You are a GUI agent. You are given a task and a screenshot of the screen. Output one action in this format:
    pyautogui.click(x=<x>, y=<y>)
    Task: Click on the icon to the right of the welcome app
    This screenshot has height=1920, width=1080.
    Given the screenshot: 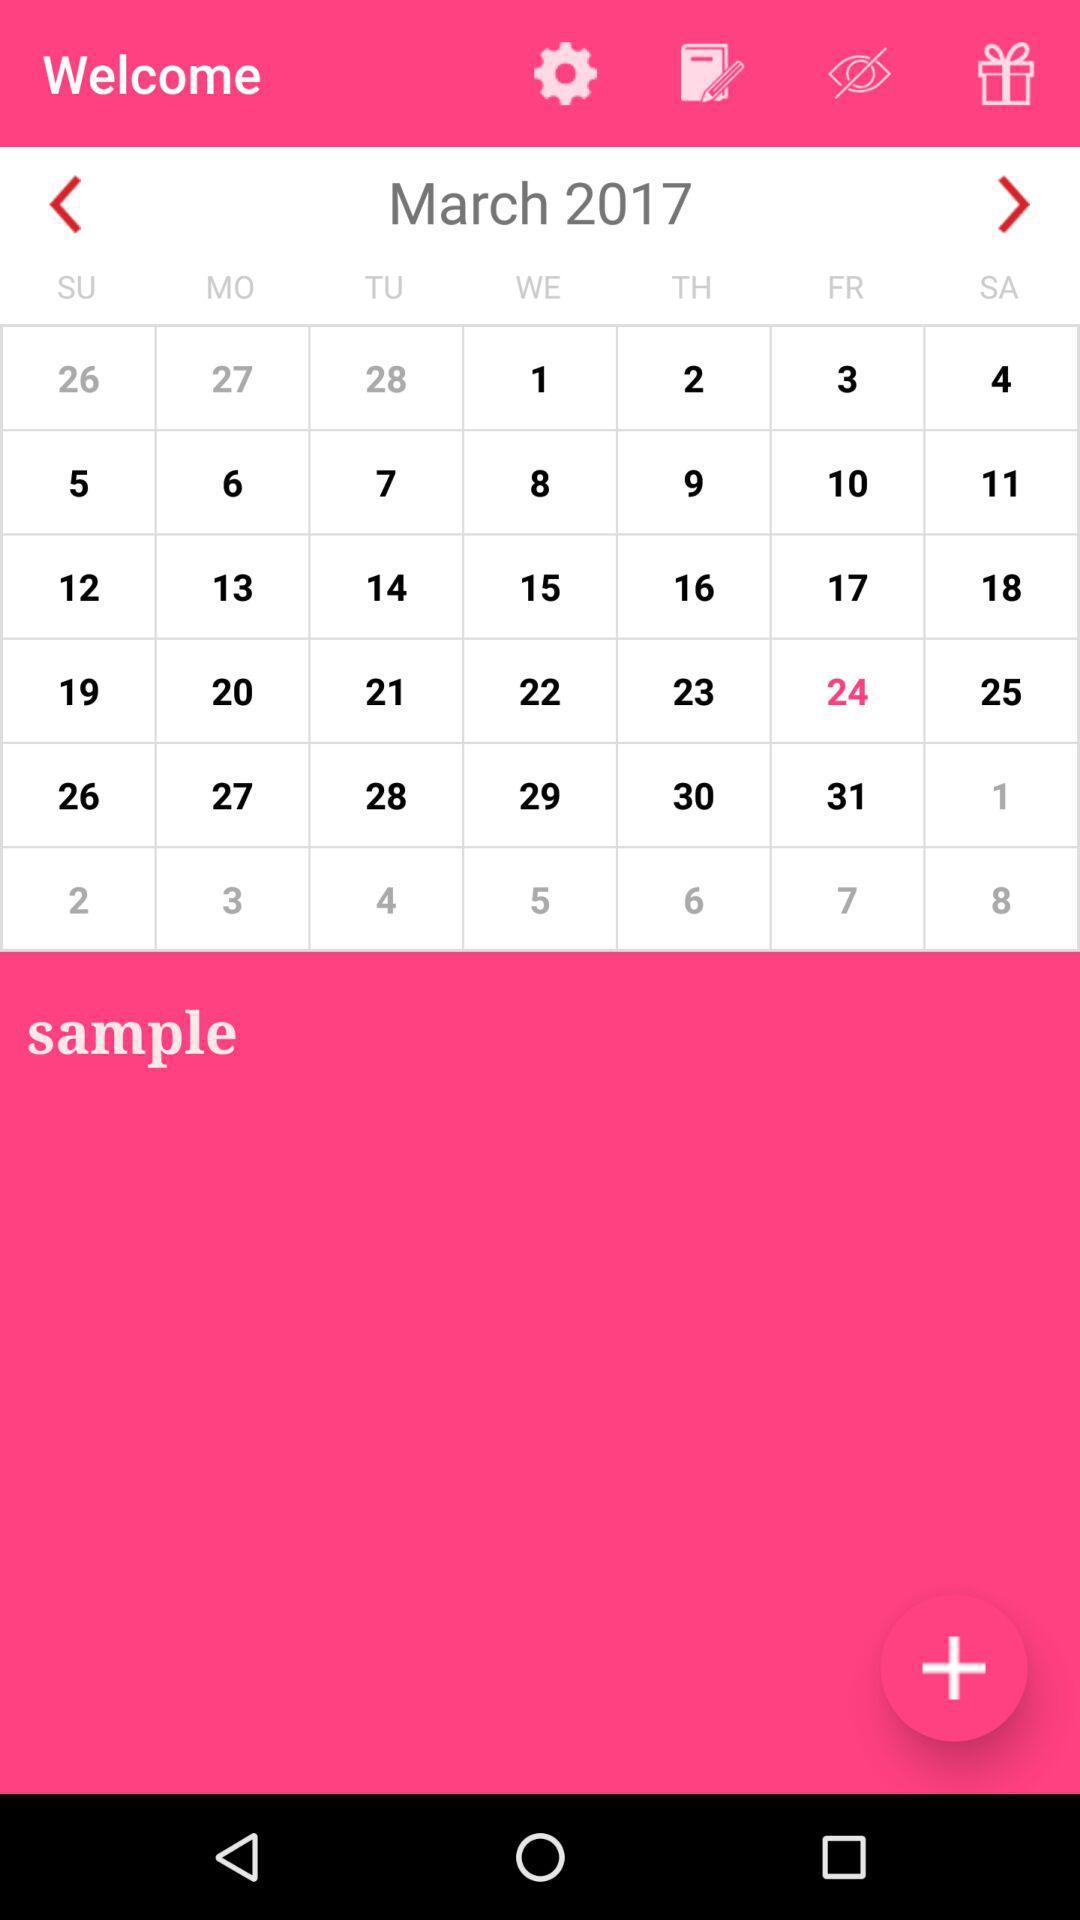 What is the action you would take?
    pyautogui.click(x=565, y=73)
    